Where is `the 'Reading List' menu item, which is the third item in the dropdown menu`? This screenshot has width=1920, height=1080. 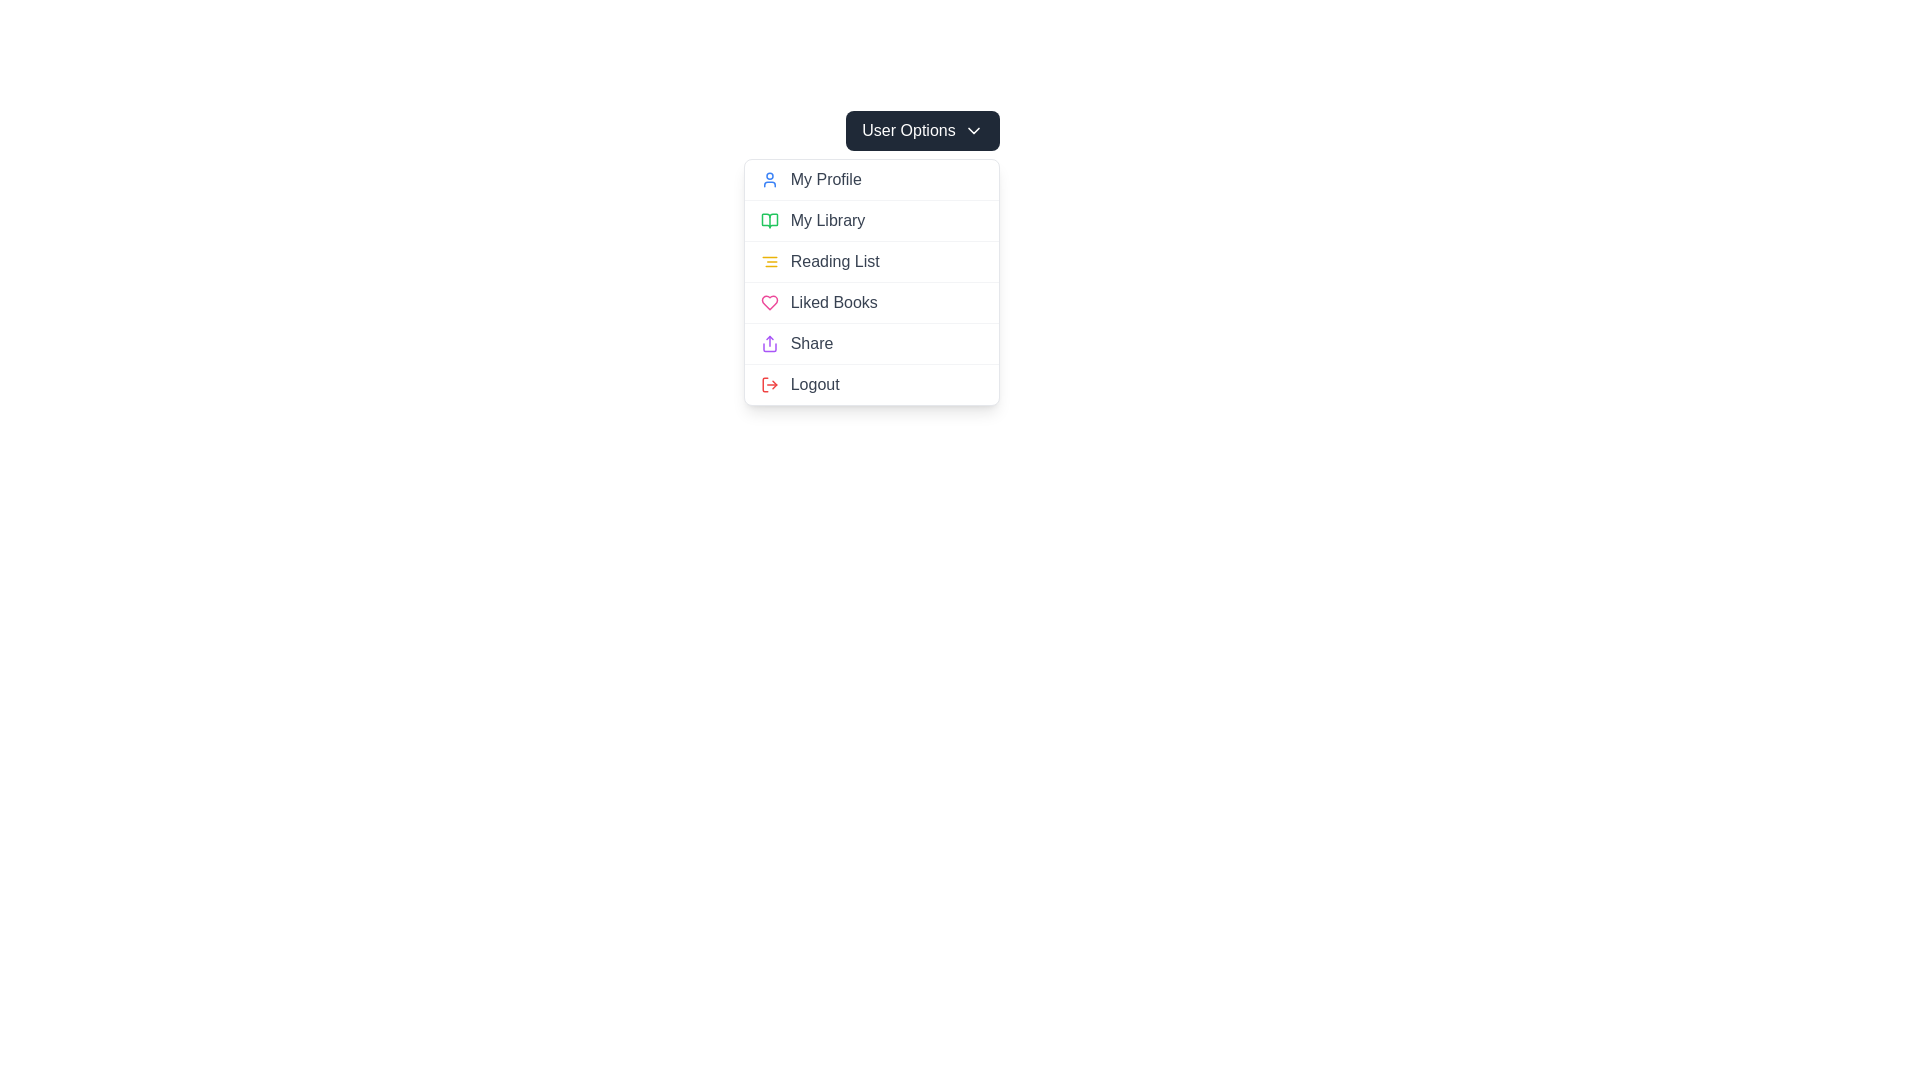 the 'Reading List' menu item, which is the third item in the dropdown menu is located at coordinates (871, 261).